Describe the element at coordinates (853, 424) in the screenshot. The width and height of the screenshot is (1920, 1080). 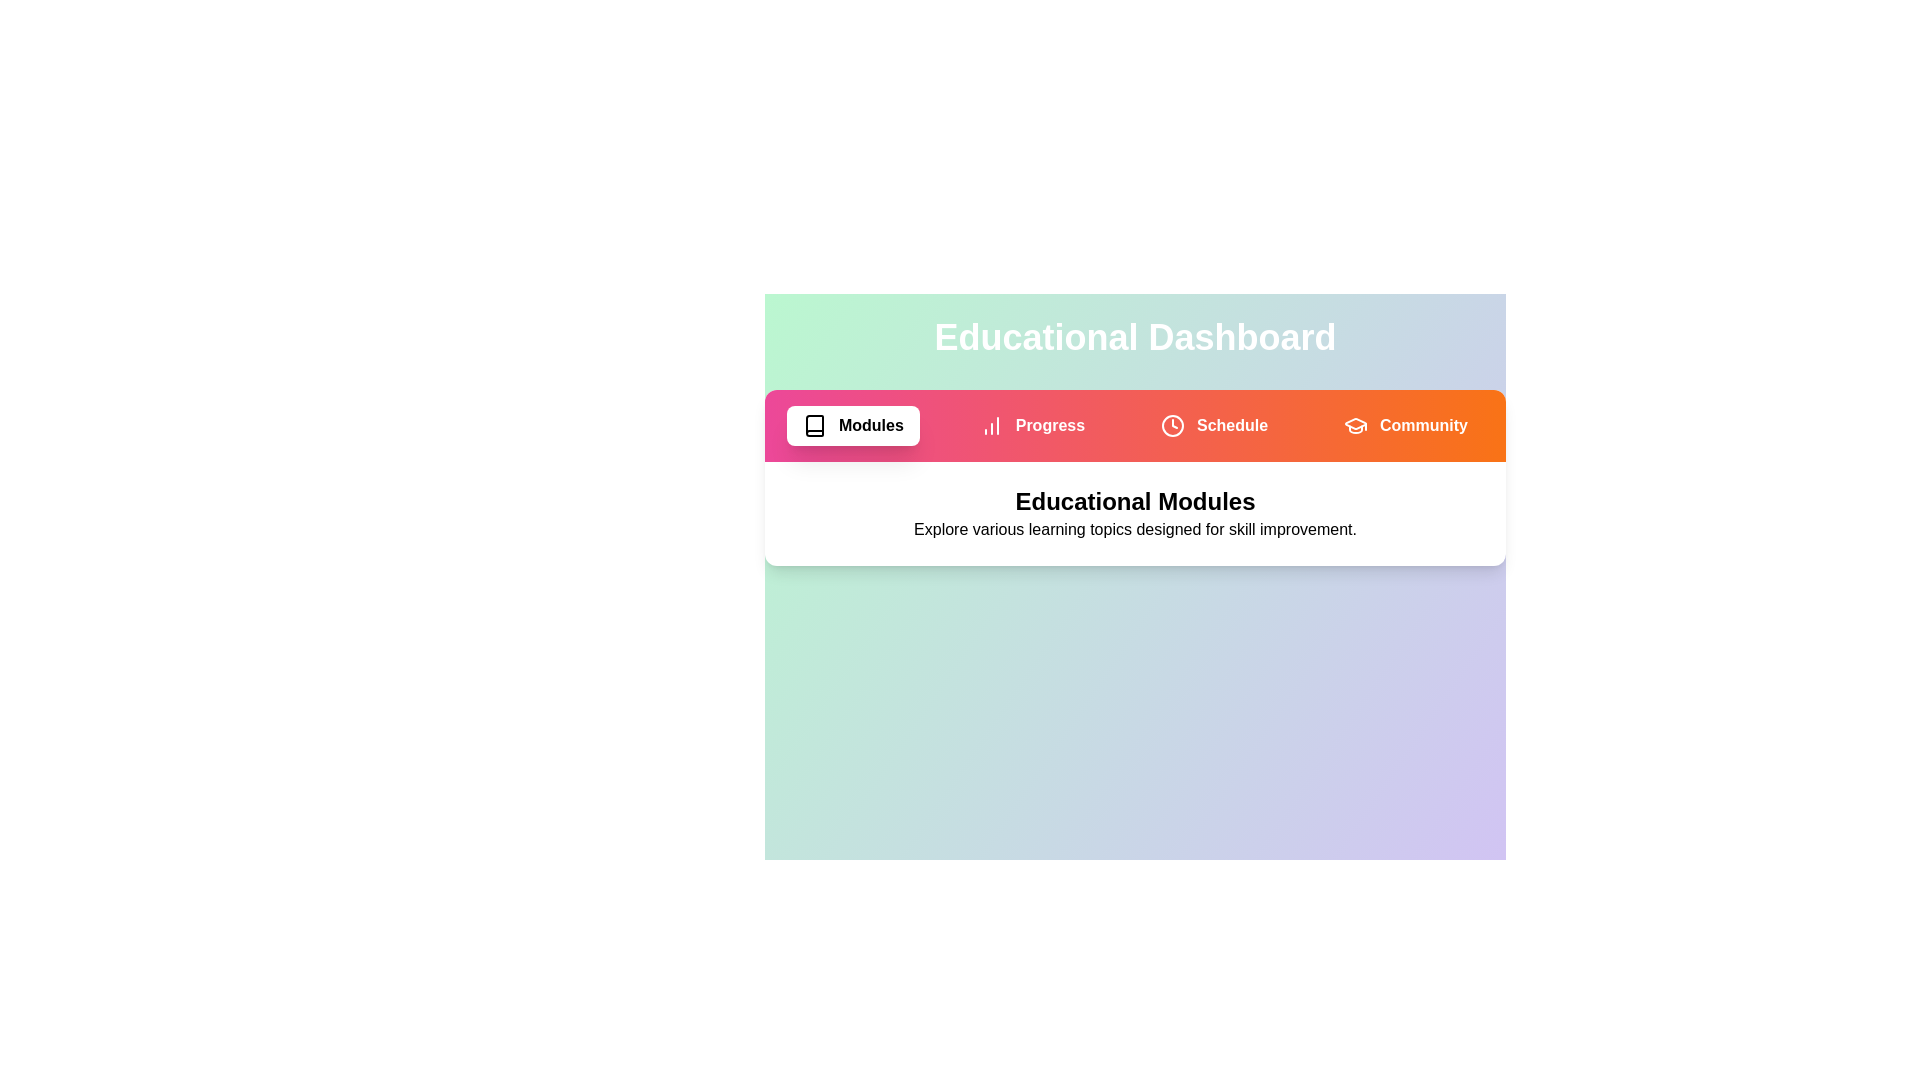
I see `the navigation button labeled 'Modules' located at the far left of the horizontal navigation bar` at that location.